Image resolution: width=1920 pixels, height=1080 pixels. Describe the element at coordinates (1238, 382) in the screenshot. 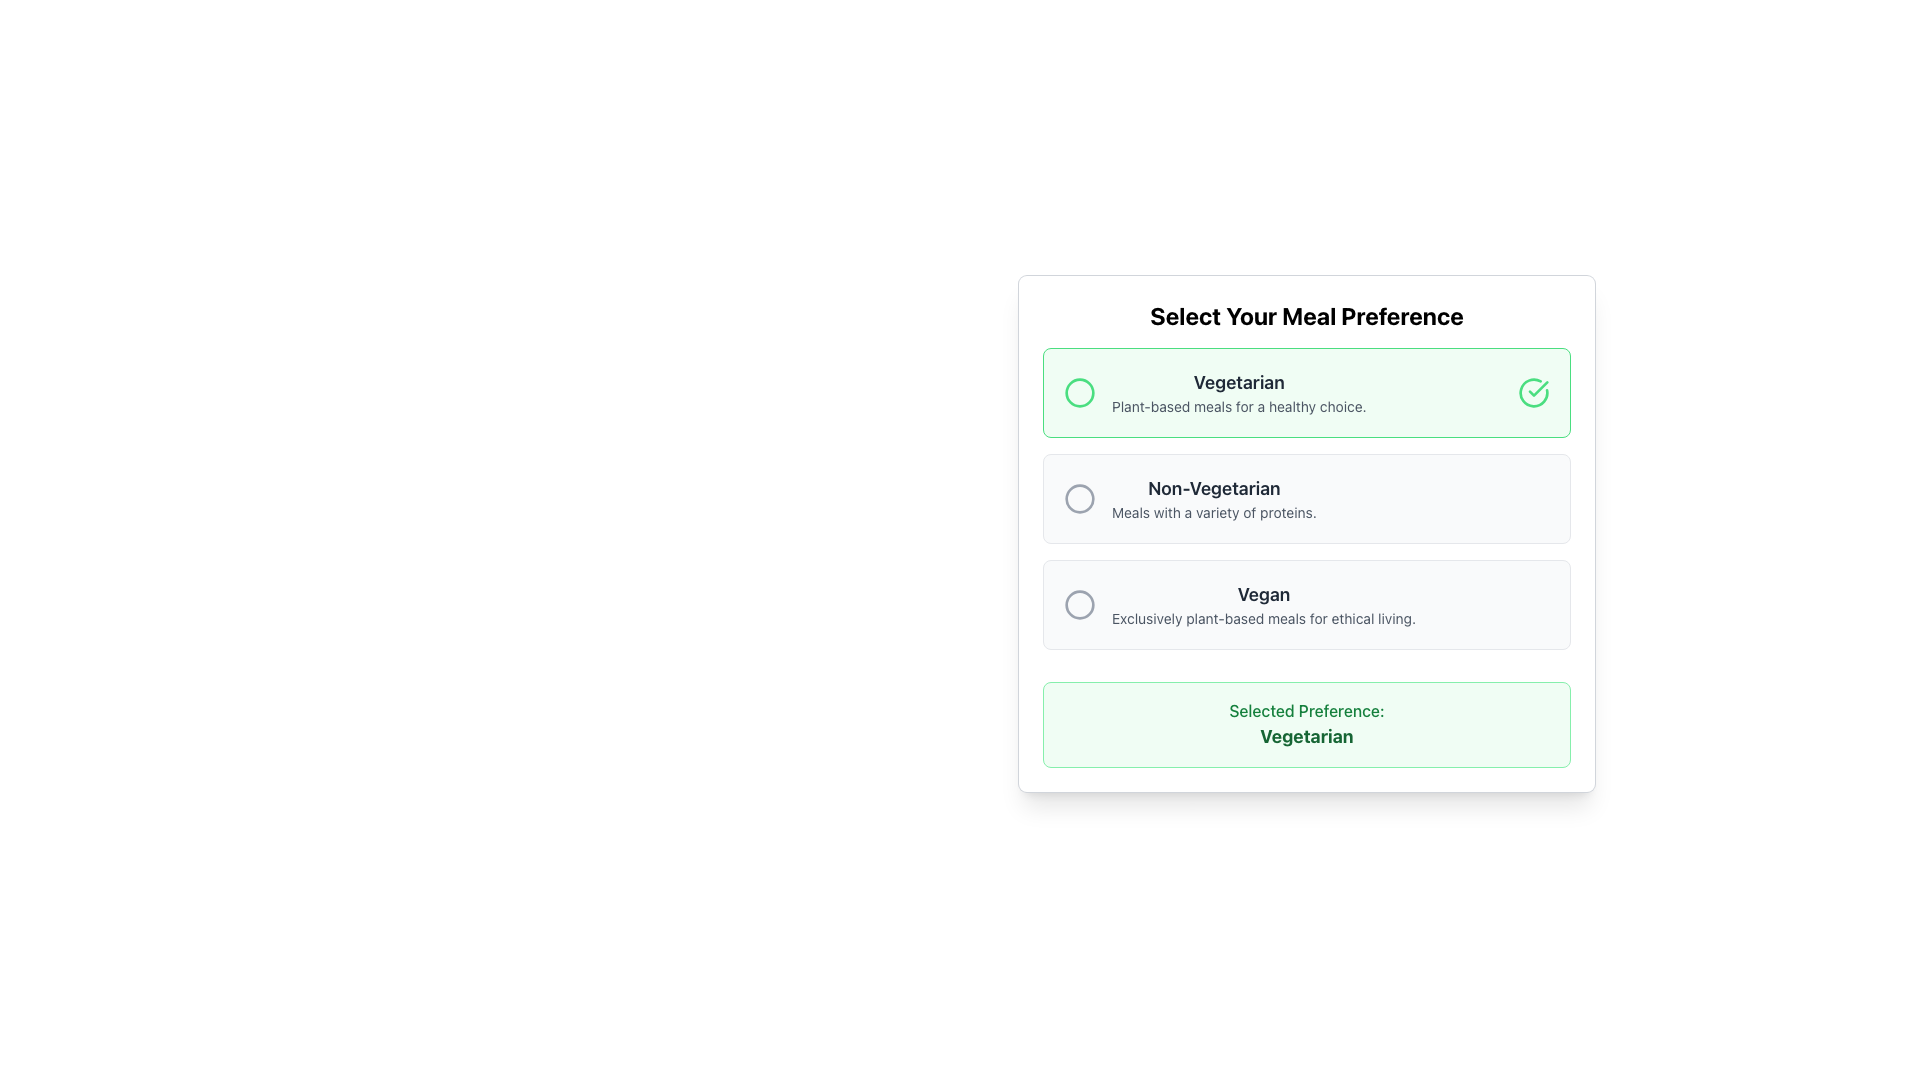

I see `text content of the bold 'Vegetarian' label displayed prominently at the top of the meal preferences section` at that location.